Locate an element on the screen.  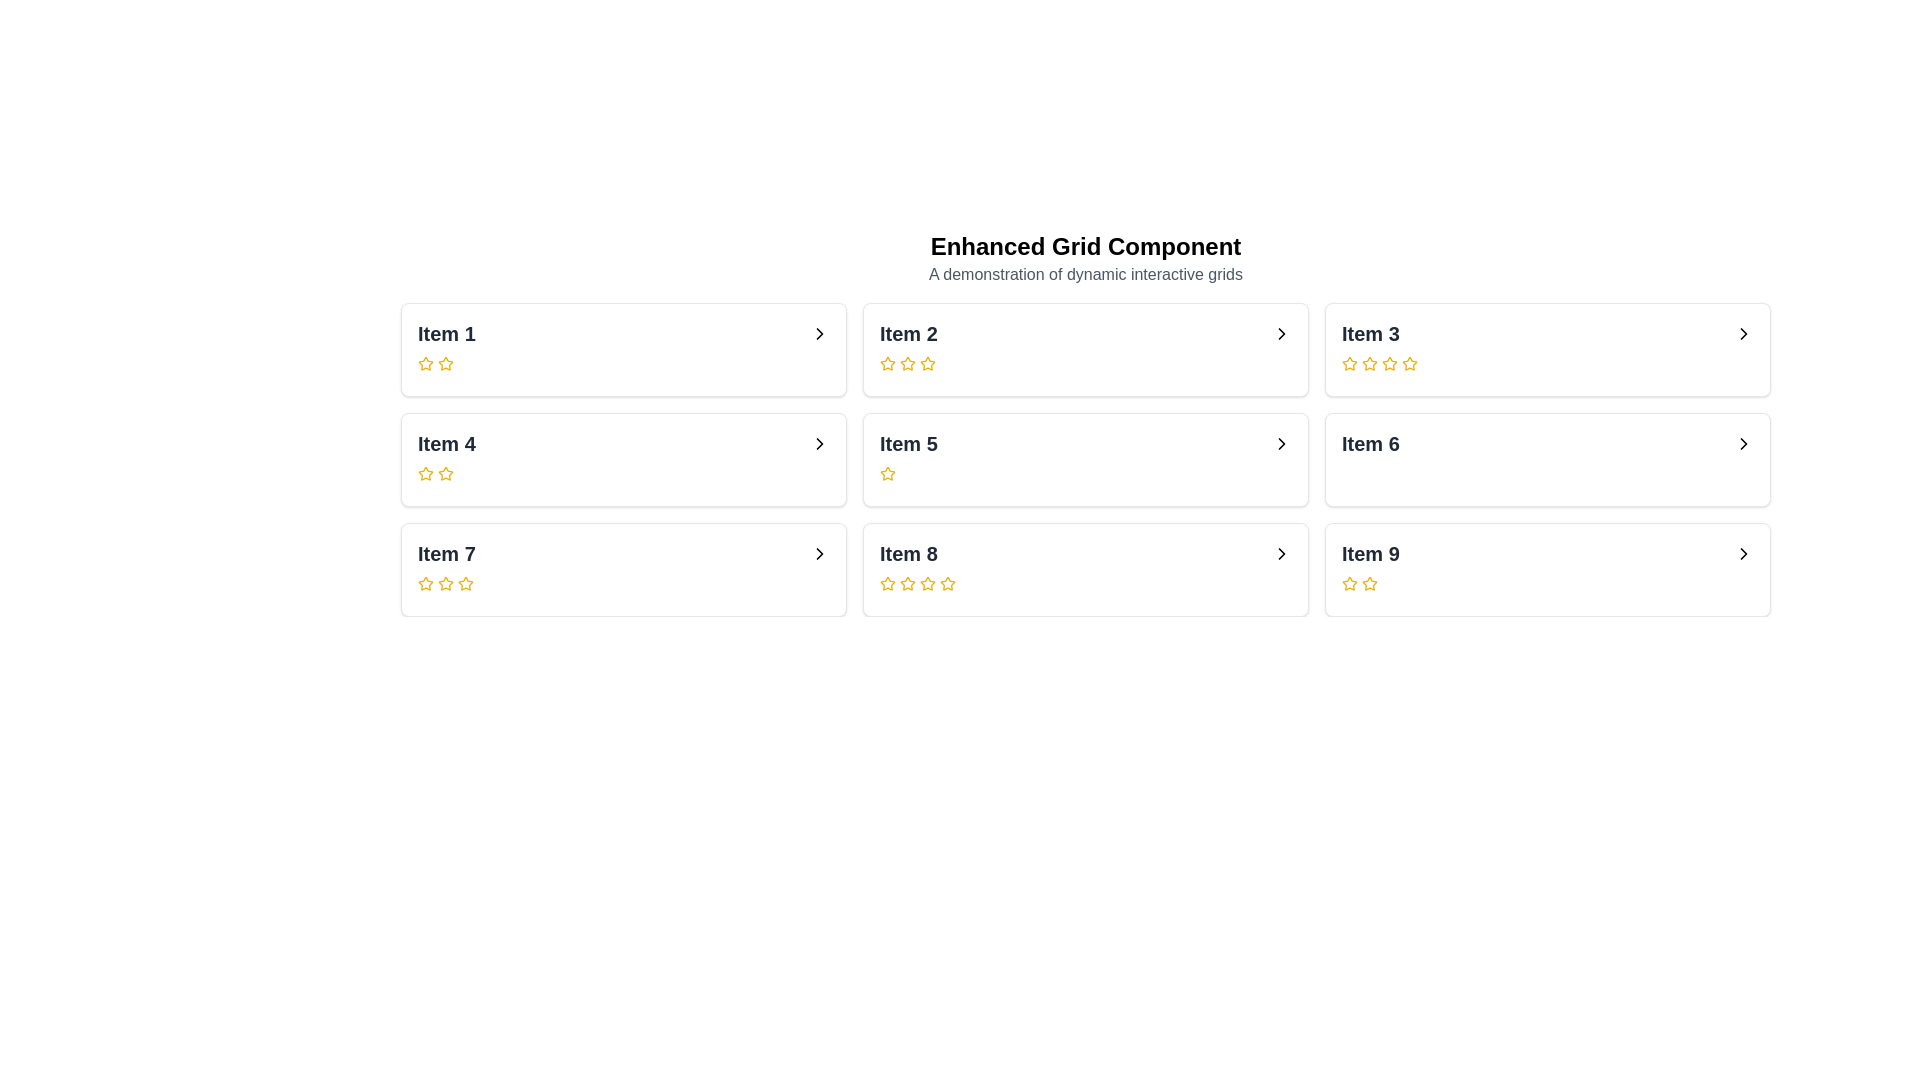
the first star-shaped icon with a hollow center and a yellow outline under 'Item 9' to rate it is located at coordinates (1349, 583).